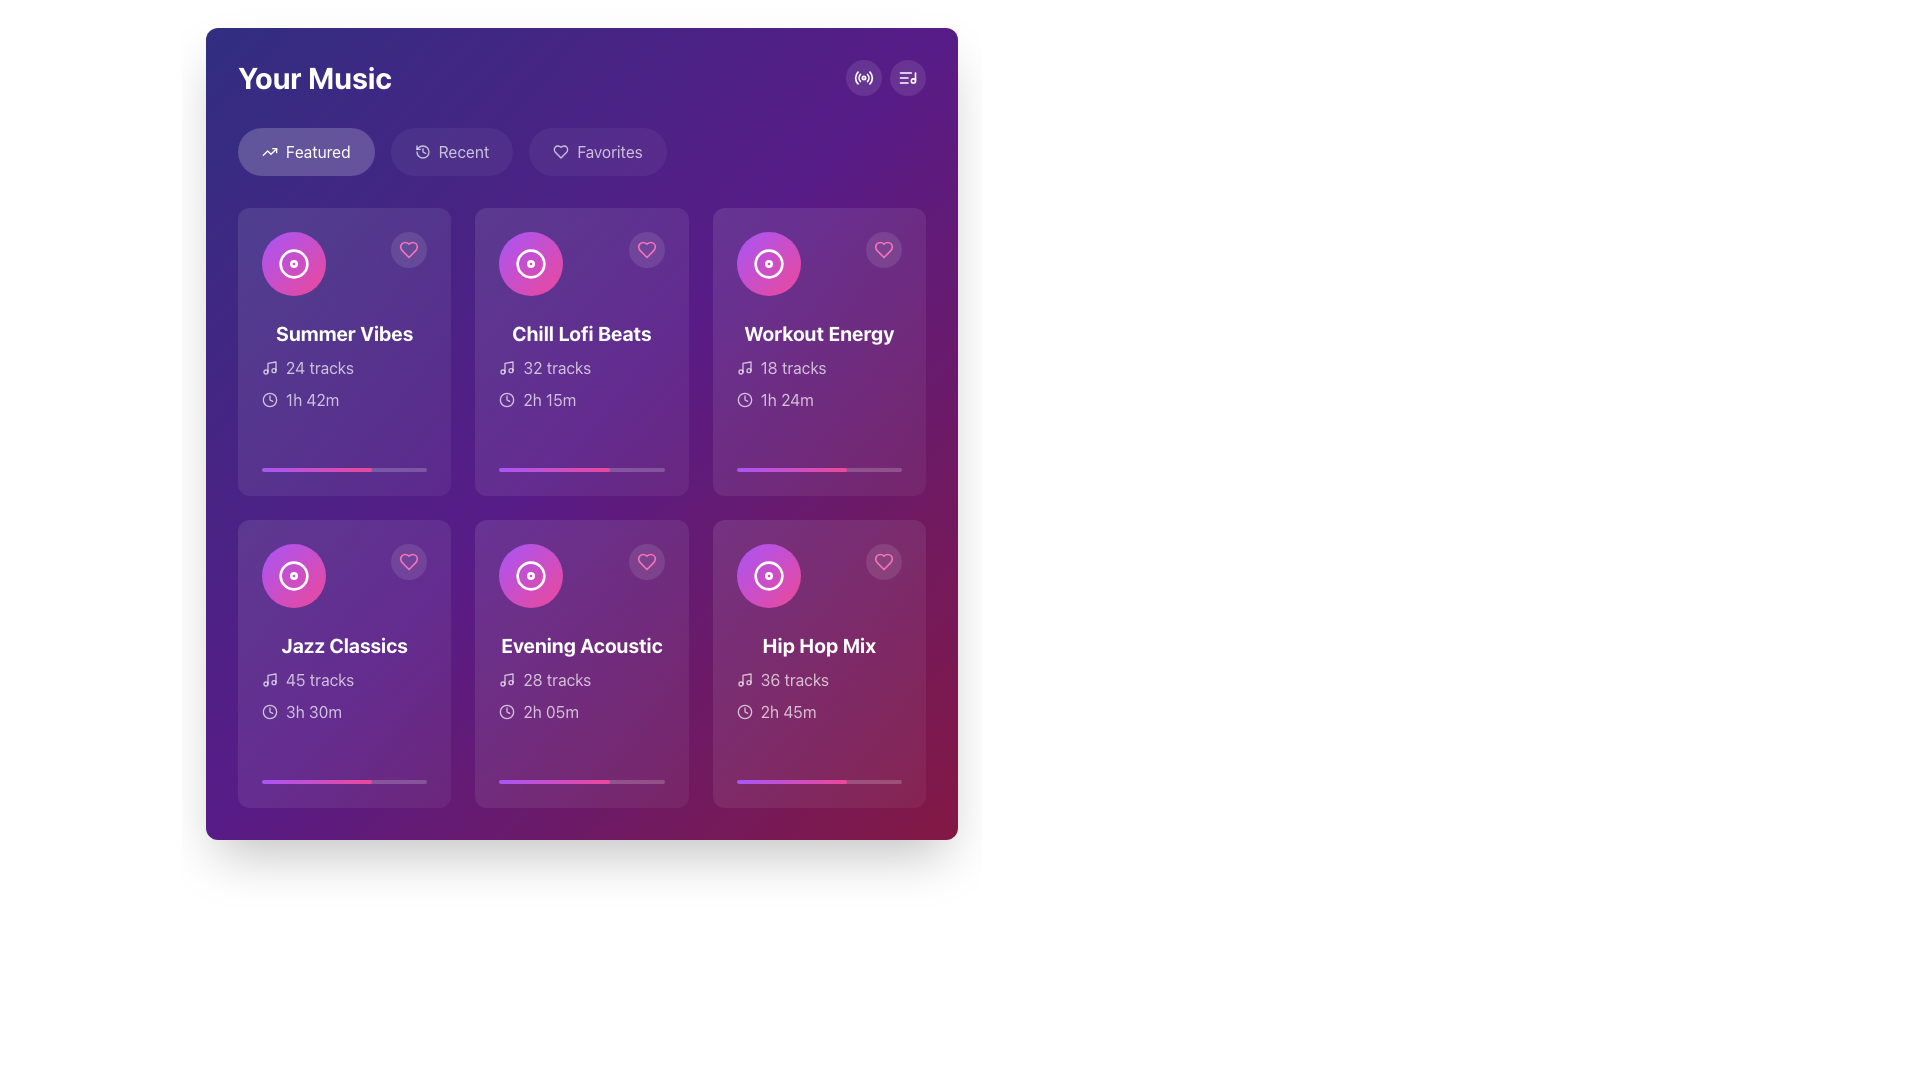  What do you see at coordinates (560, 150) in the screenshot?
I see `the heart-shaped outline icon representing 'like' or 'favorite' actions, located to the left of the 'Favorites' text in the music browsing interface` at bounding box center [560, 150].